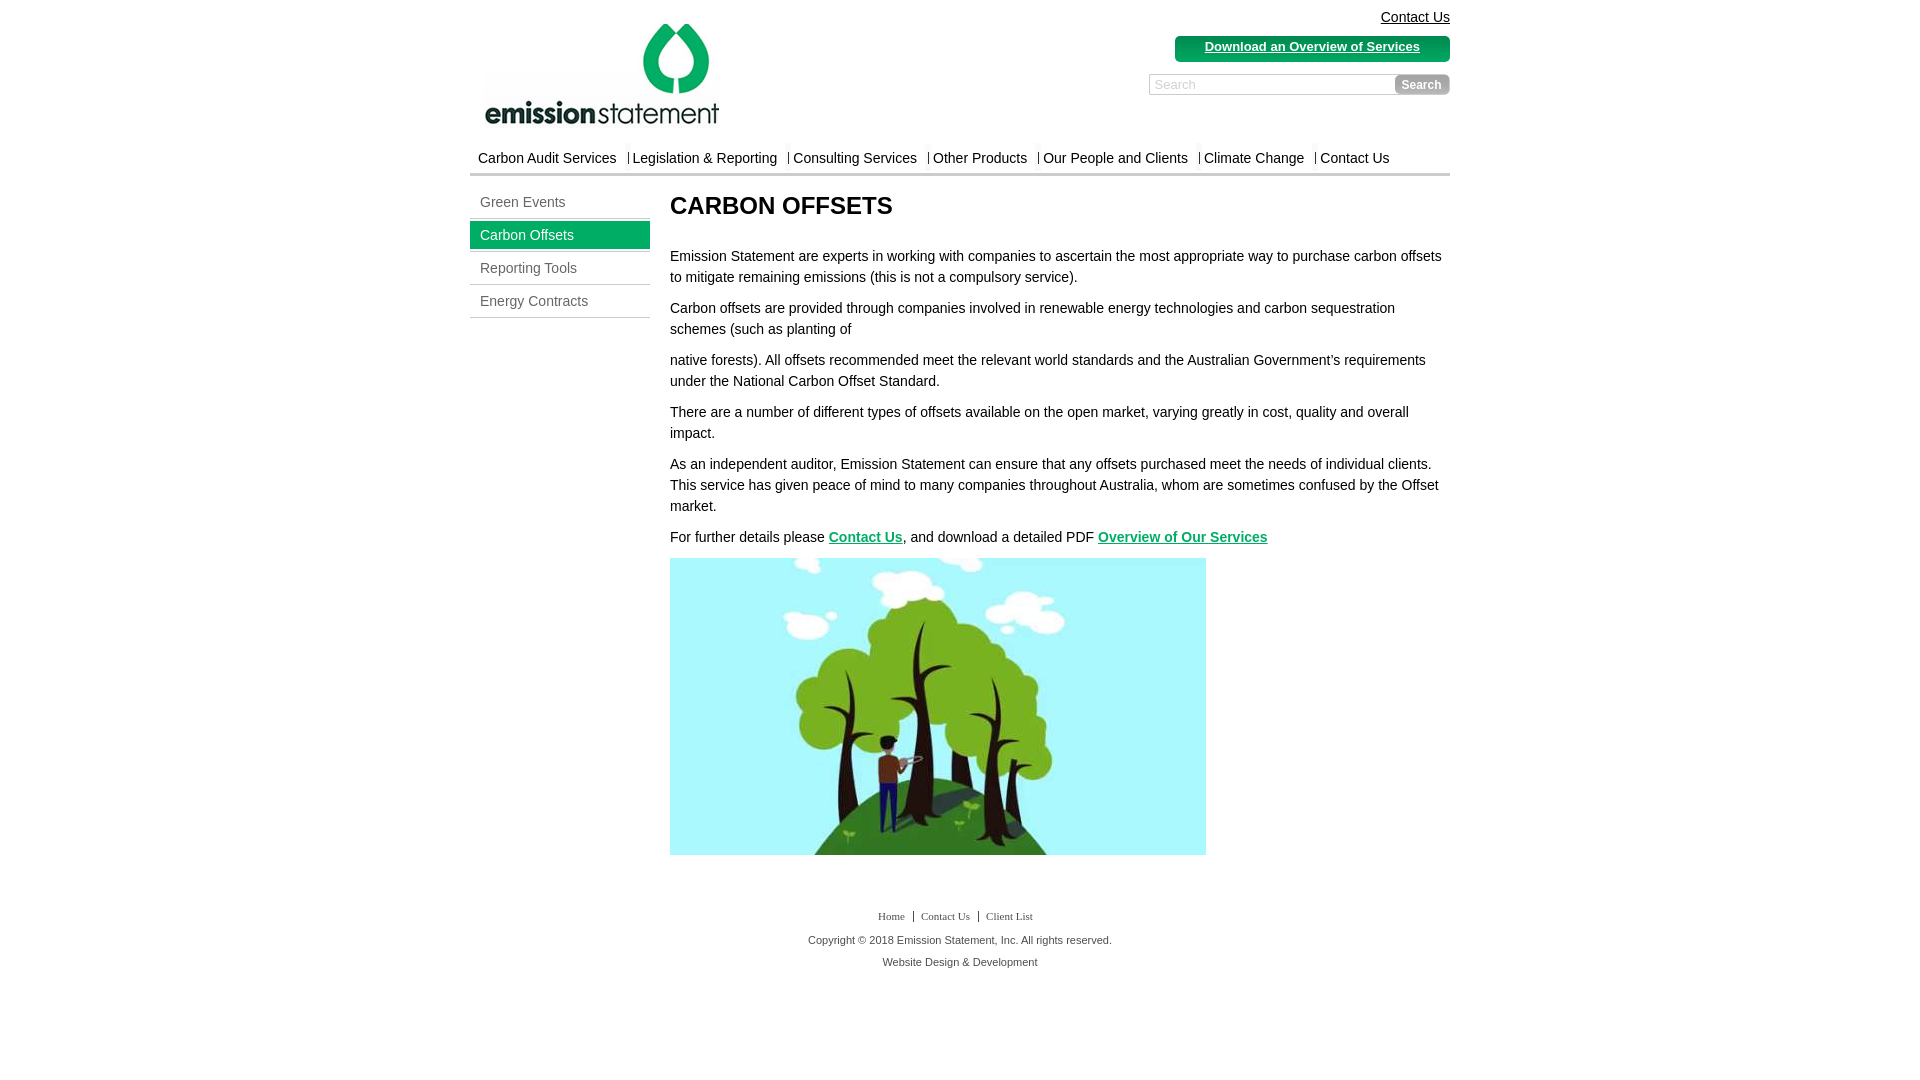 Image resolution: width=1920 pixels, height=1080 pixels. I want to click on 'Website Design & Development', so click(960, 960).